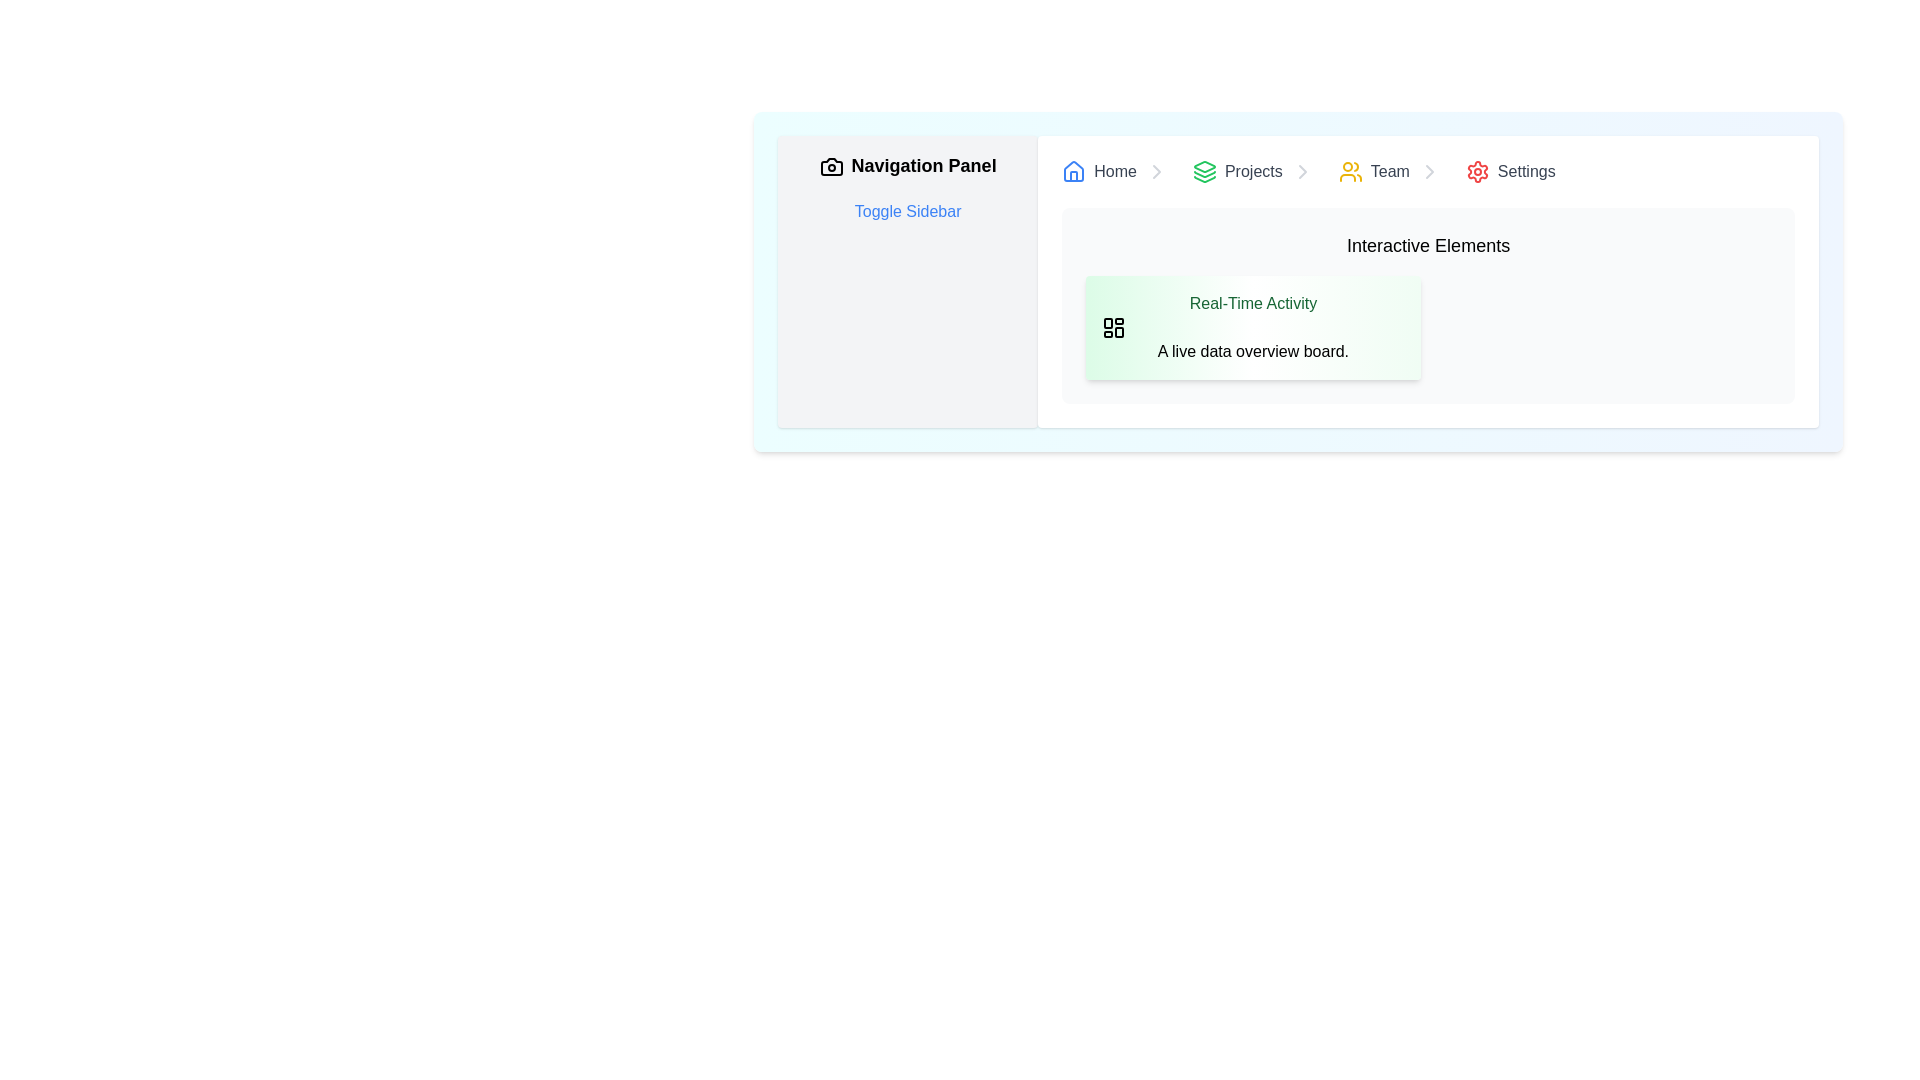 This screenshot has height=1080, width=1920. What do you see at coordinates (1477, 171) in the screenshot?
I see `the gear-wheel icon with a red stroke next to the 'Settings' label` at bounding box center [1477, 171].